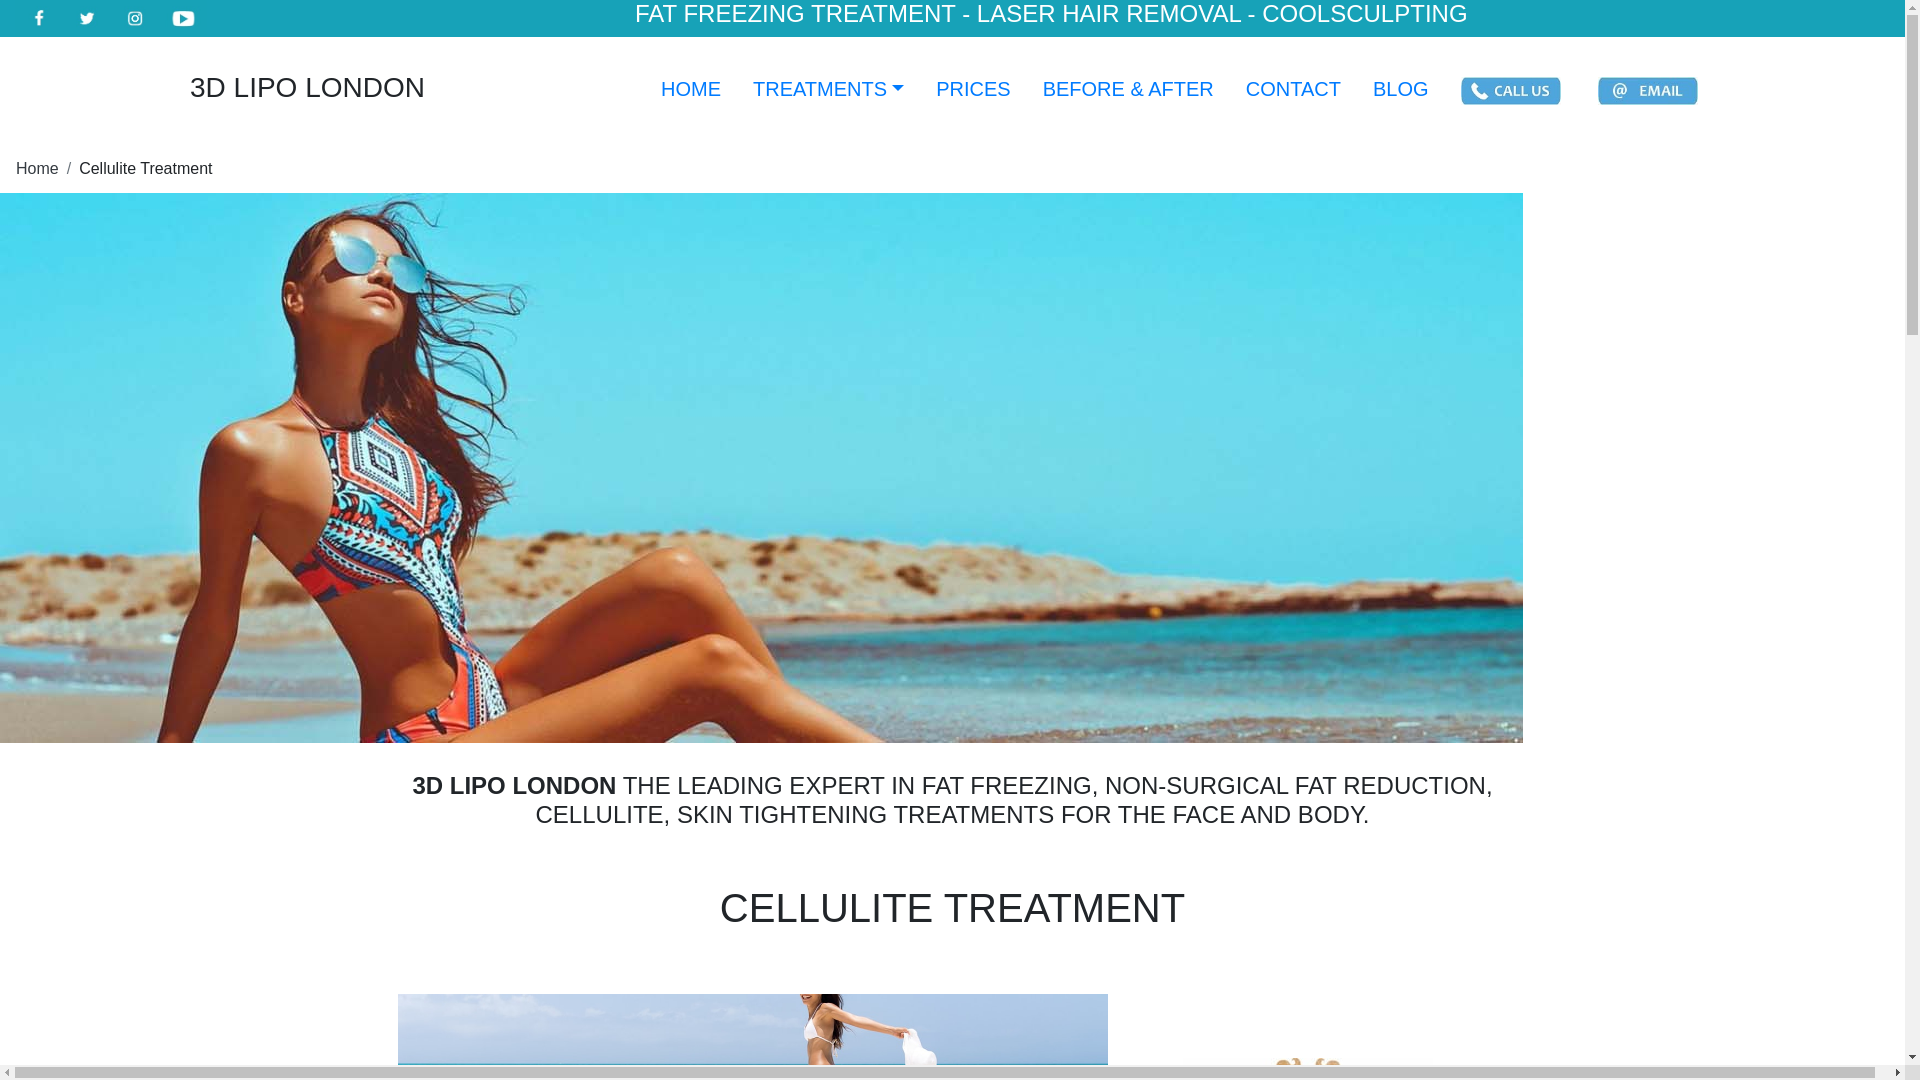 This screenshot has width=1920, height=1080. What do you see at coordinates (973, 87) in the screenshot?
I see `'PRICES'` at bounding box center [973, 87].